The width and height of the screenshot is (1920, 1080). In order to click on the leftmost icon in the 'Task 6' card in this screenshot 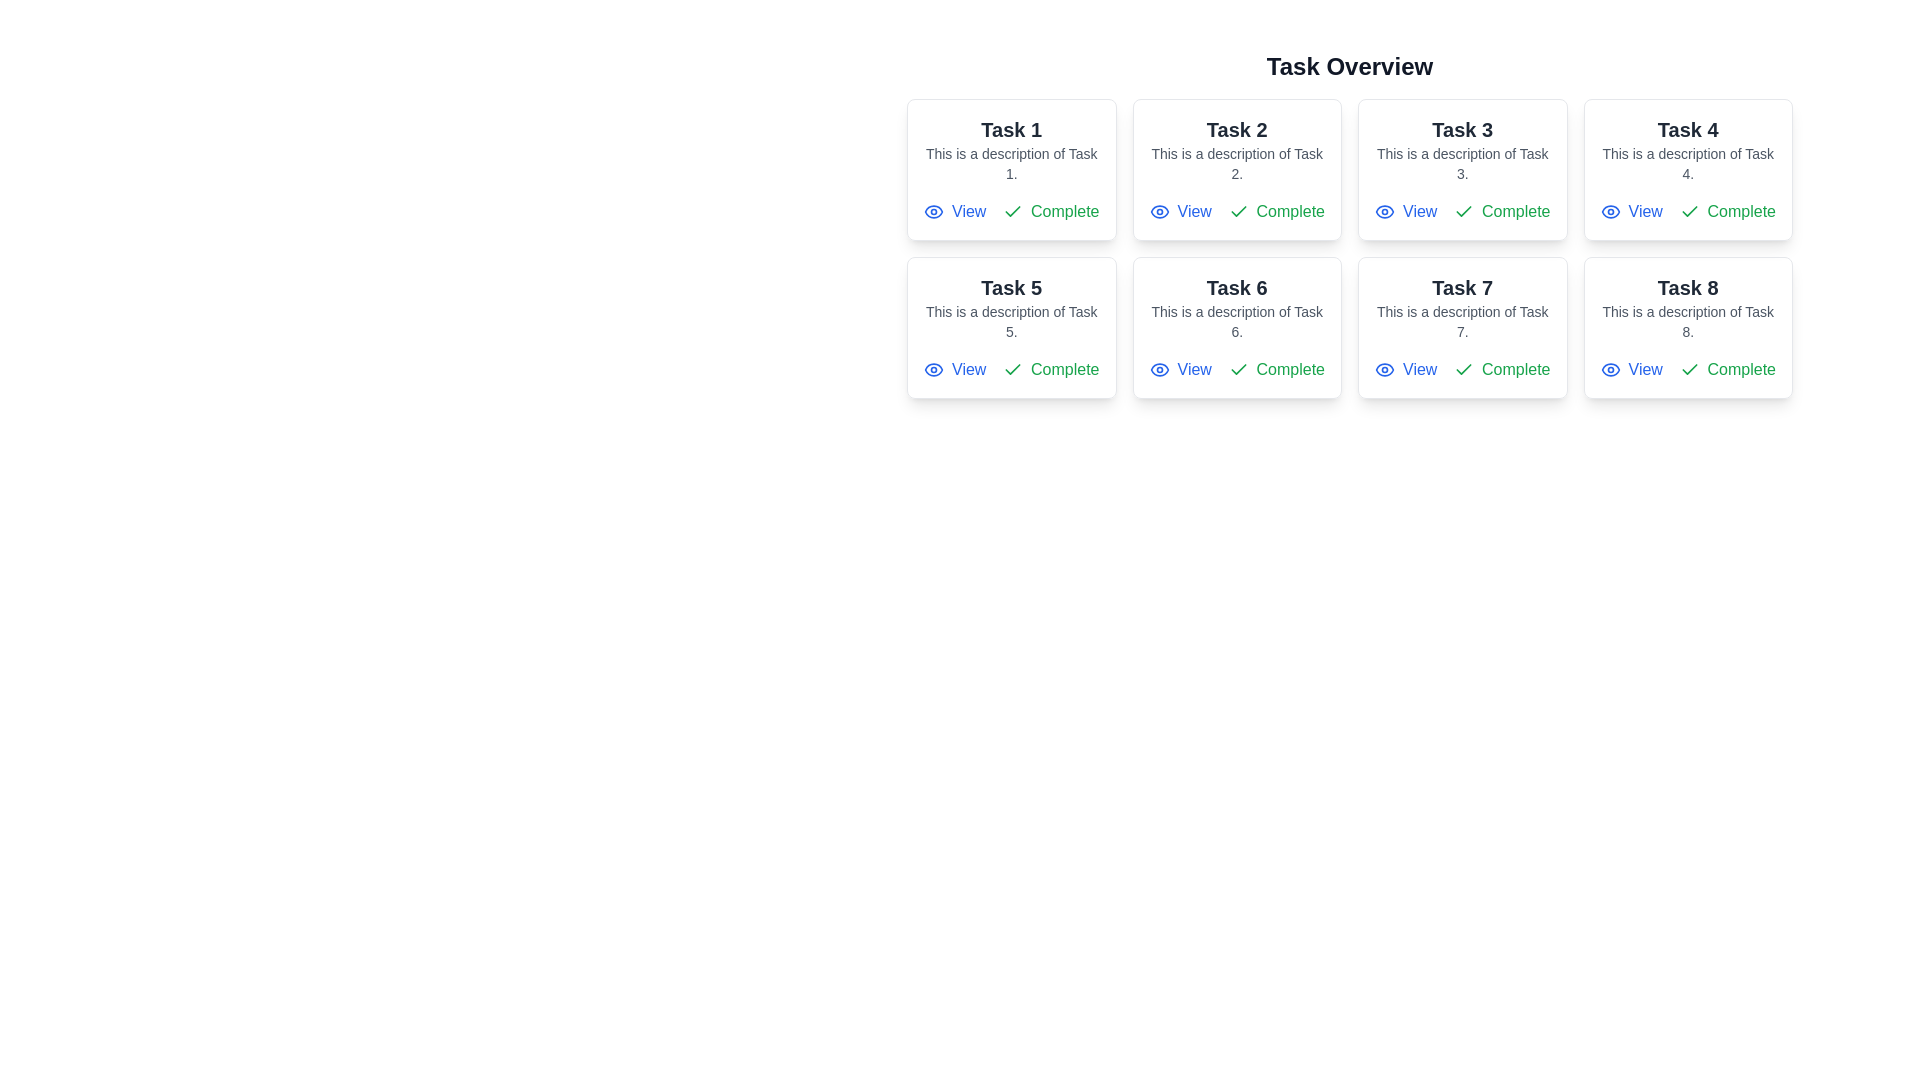, I will do `click(1159, 370)`.